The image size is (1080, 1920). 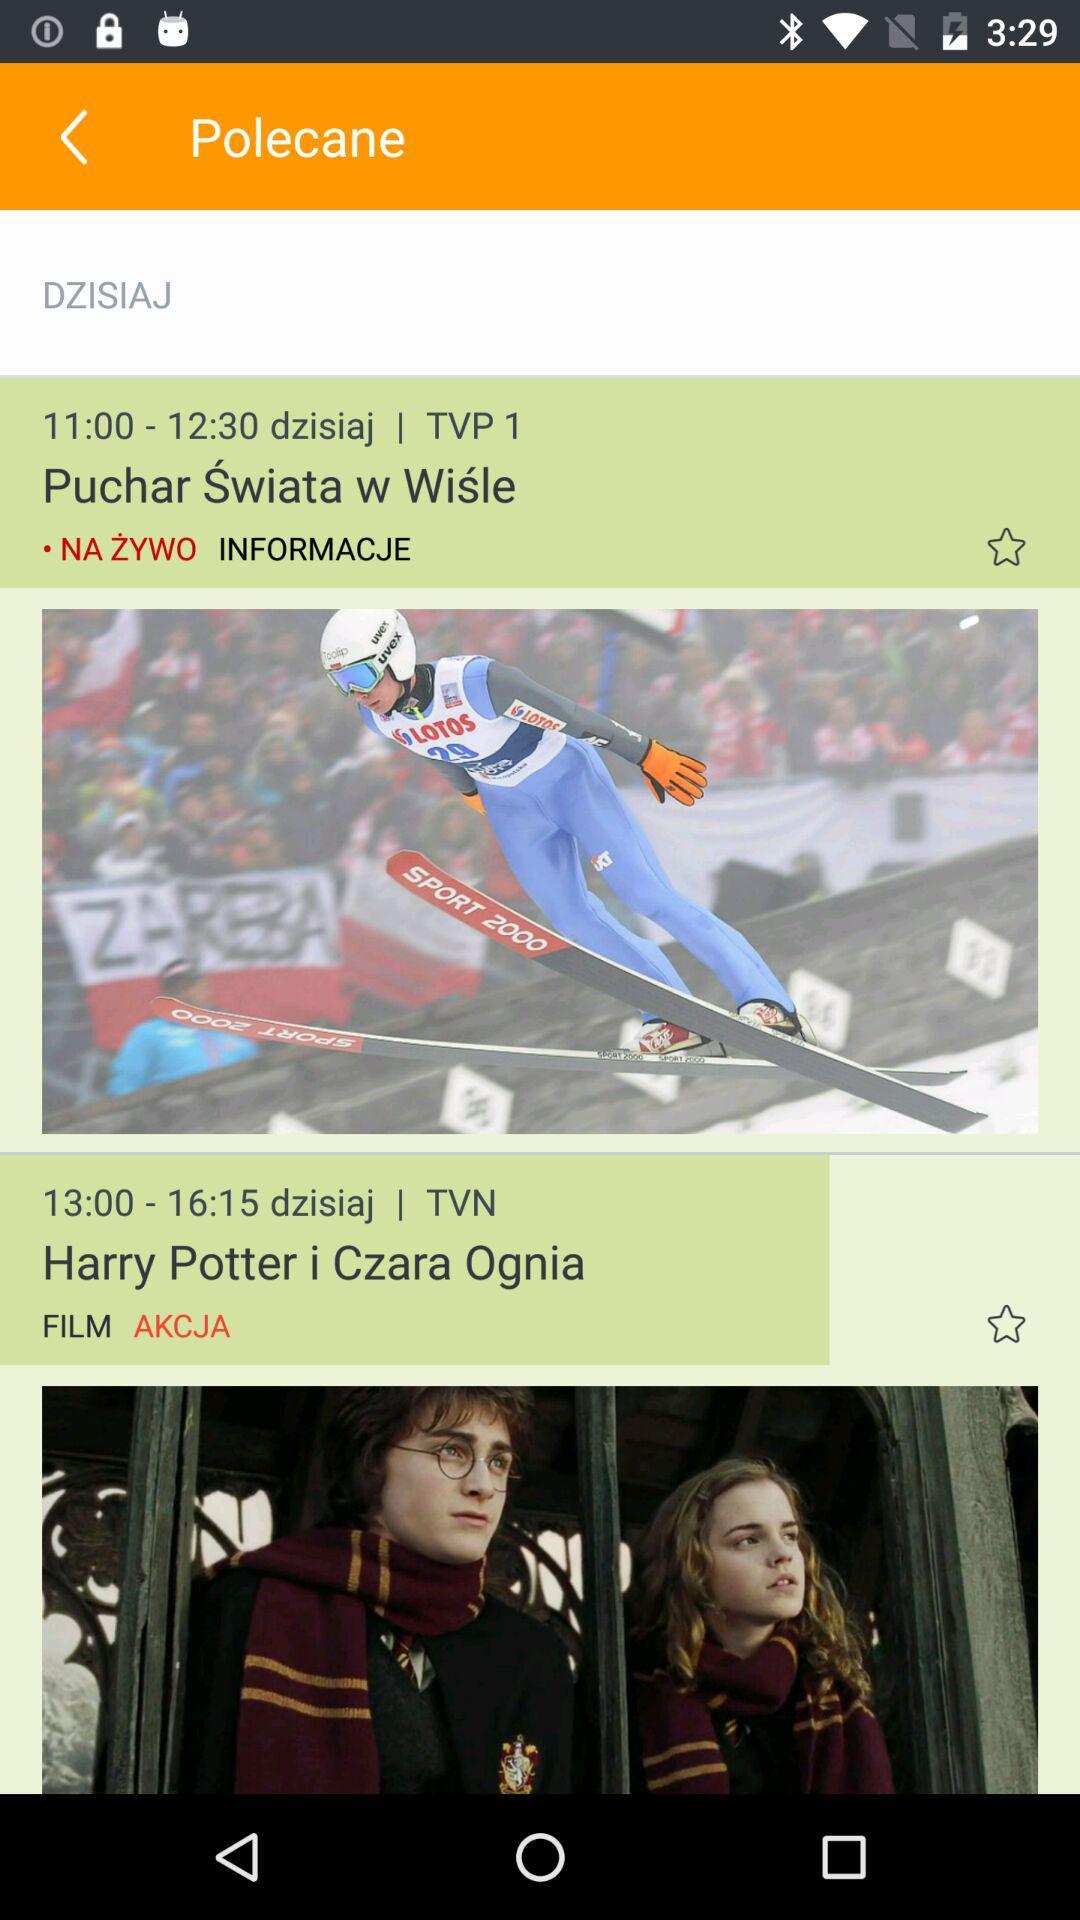 I want to click on the item to the left of polecane, so click(x=72, y=135).